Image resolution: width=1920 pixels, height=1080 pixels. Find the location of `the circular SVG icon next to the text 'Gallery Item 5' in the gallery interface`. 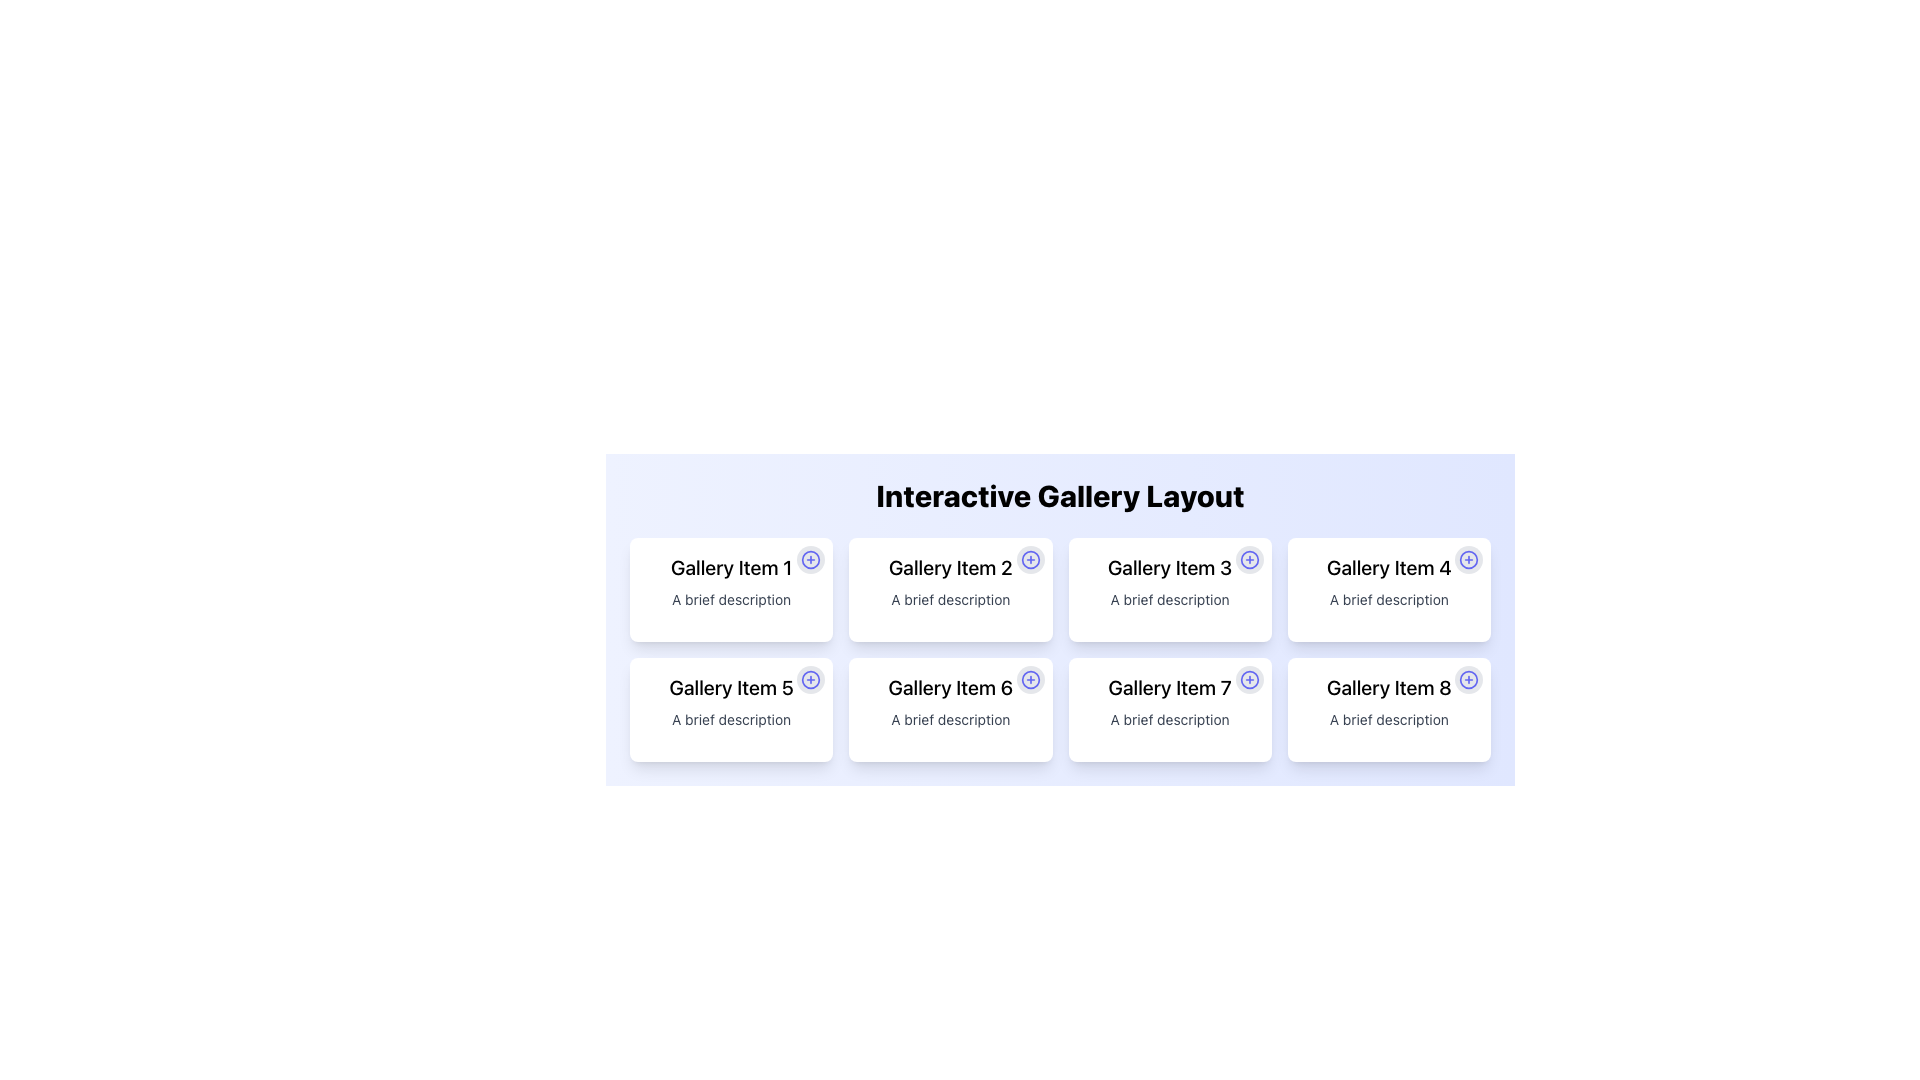

the circular SVG icon next to the text 'Gallery Item 5' in the gallery interface is located at coordinates (811, 678).